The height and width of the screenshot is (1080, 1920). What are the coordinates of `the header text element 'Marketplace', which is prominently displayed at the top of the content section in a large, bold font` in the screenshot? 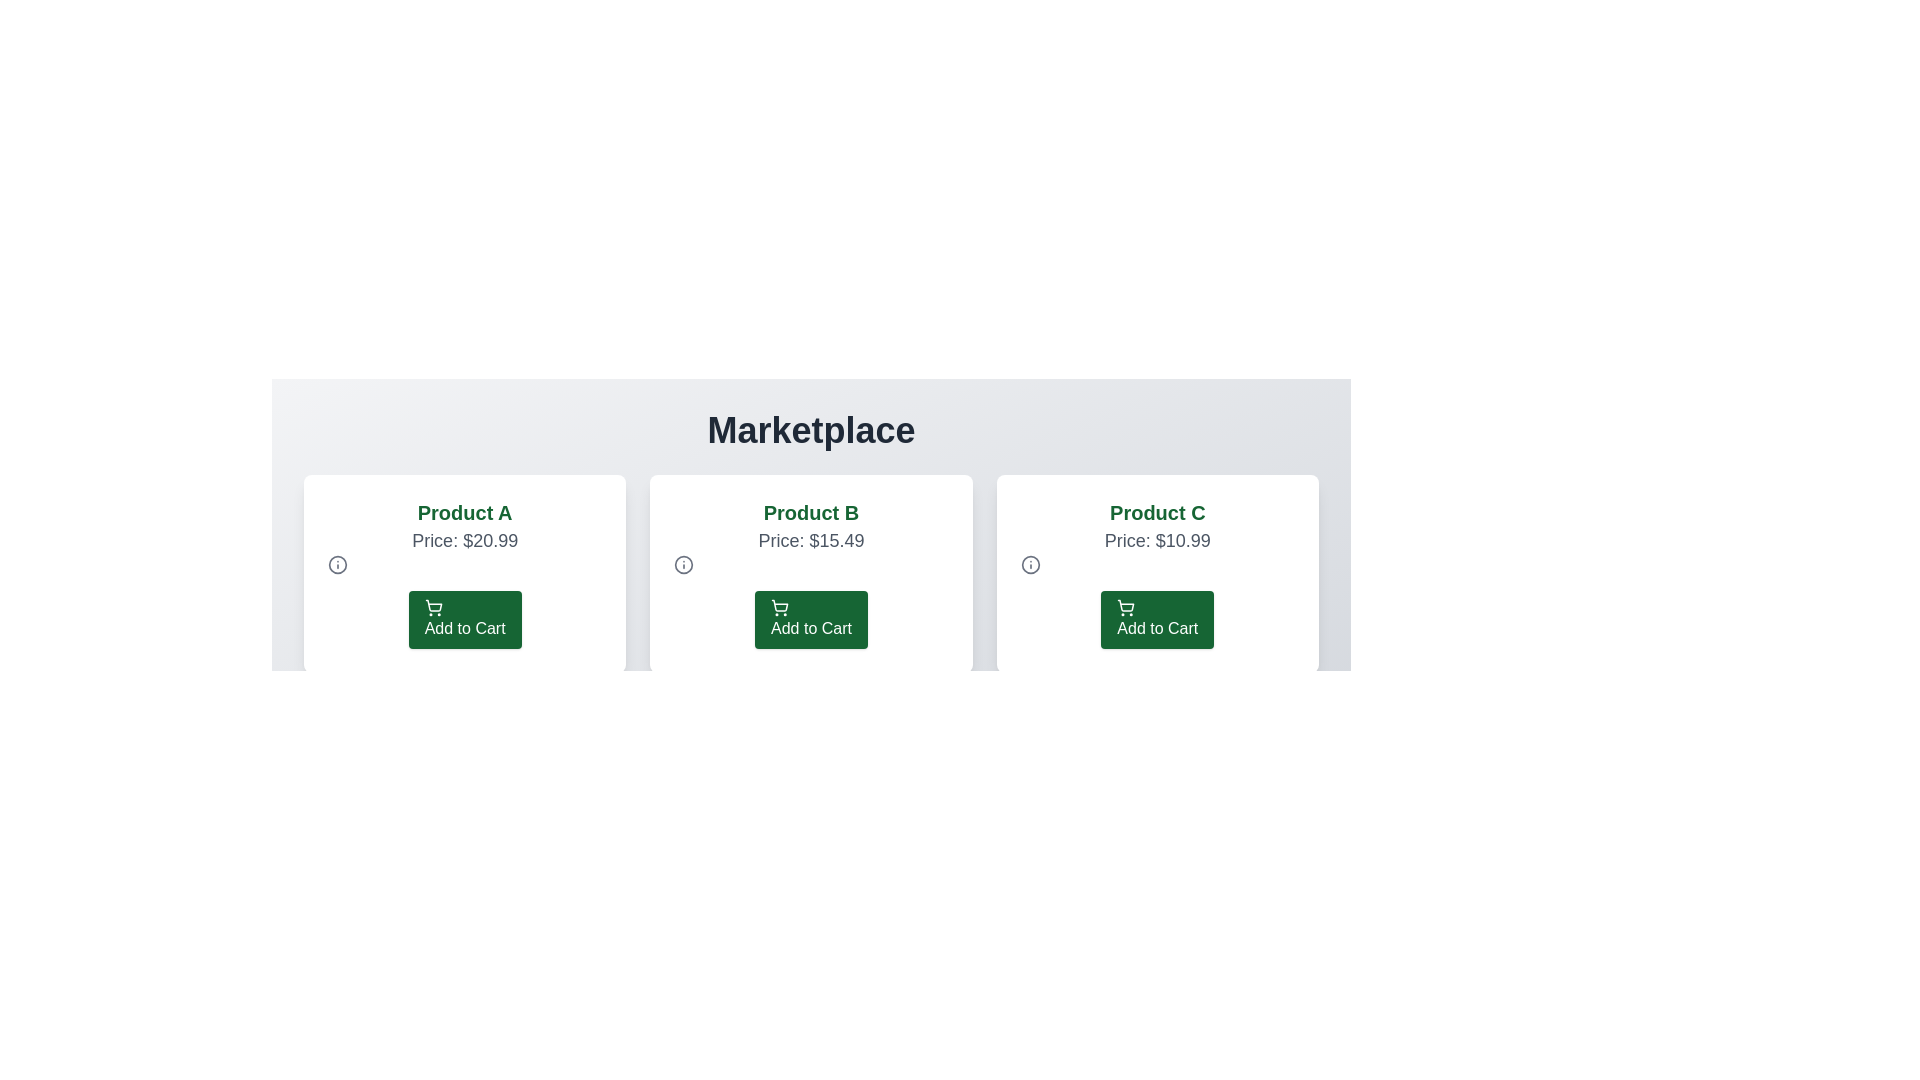 It's located at (811, 430).